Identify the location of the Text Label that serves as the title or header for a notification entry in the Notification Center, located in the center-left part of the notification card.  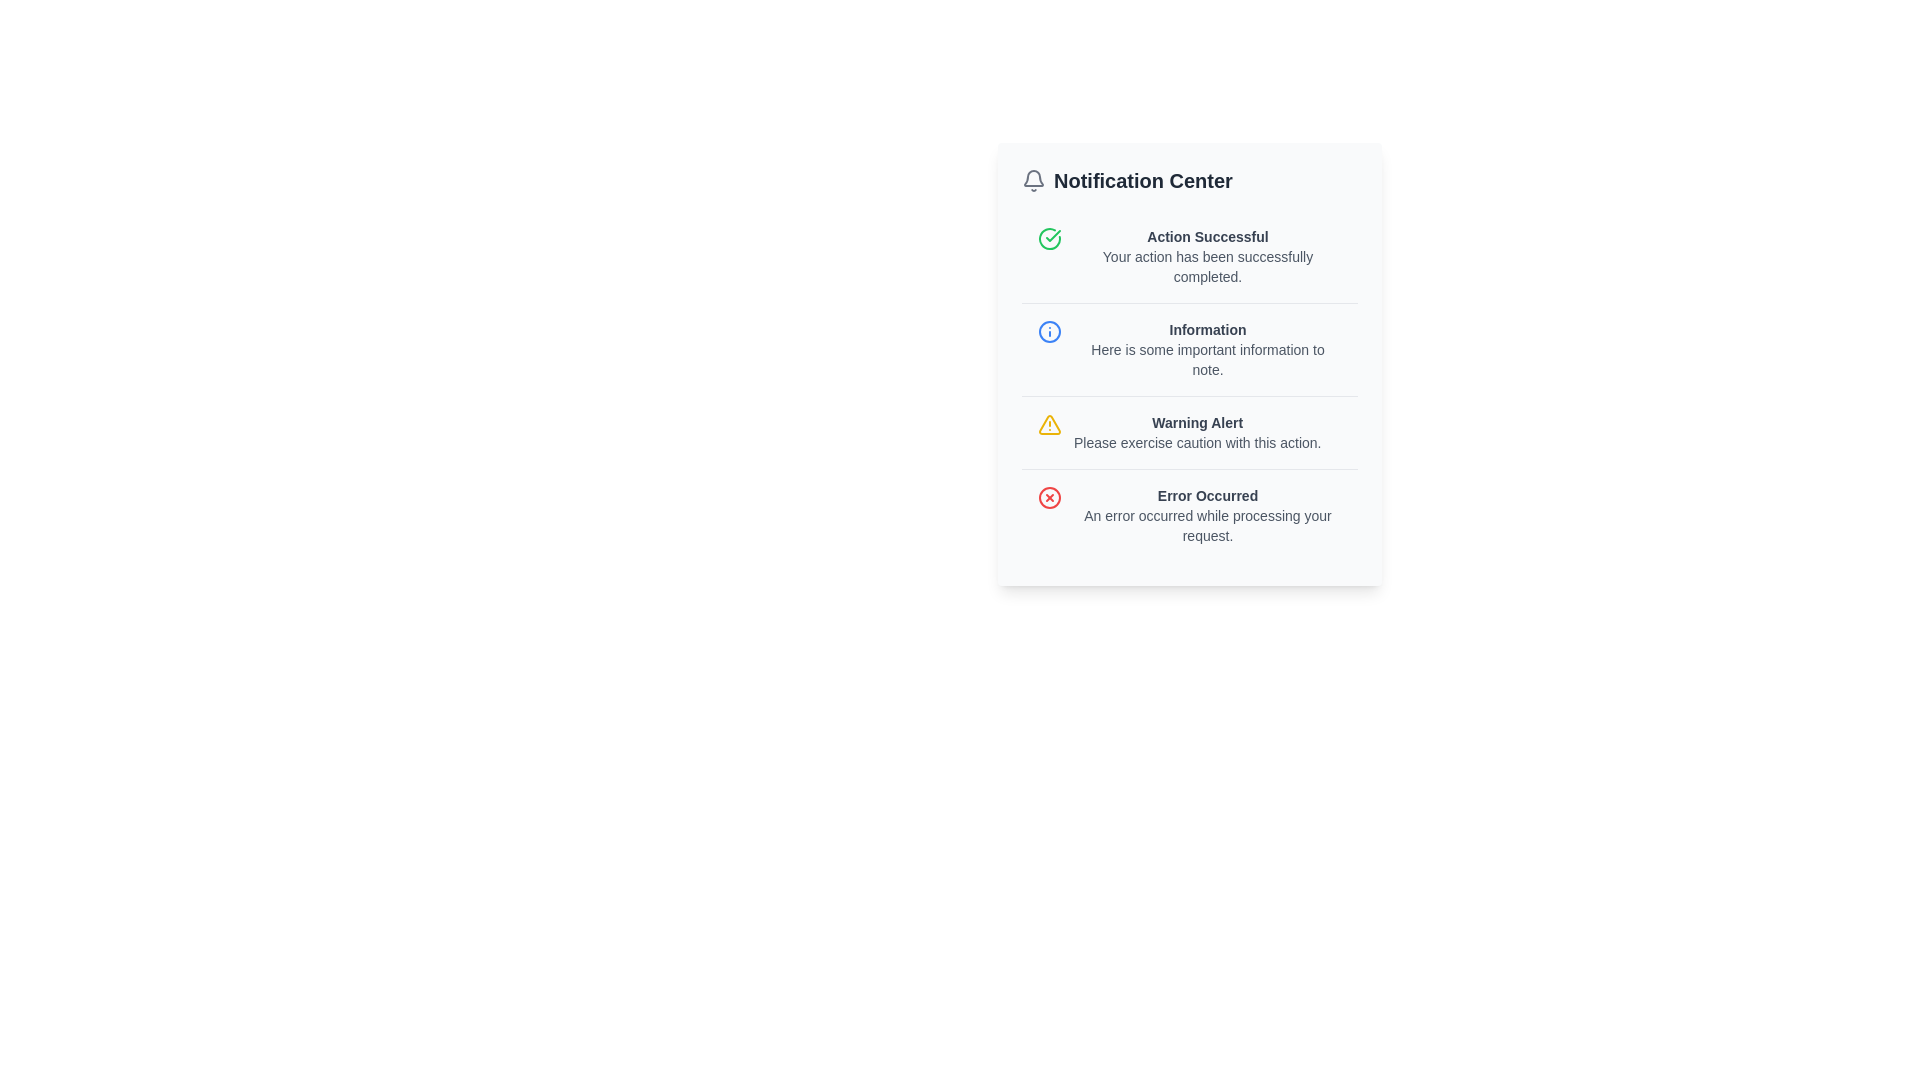
(1207, 329).